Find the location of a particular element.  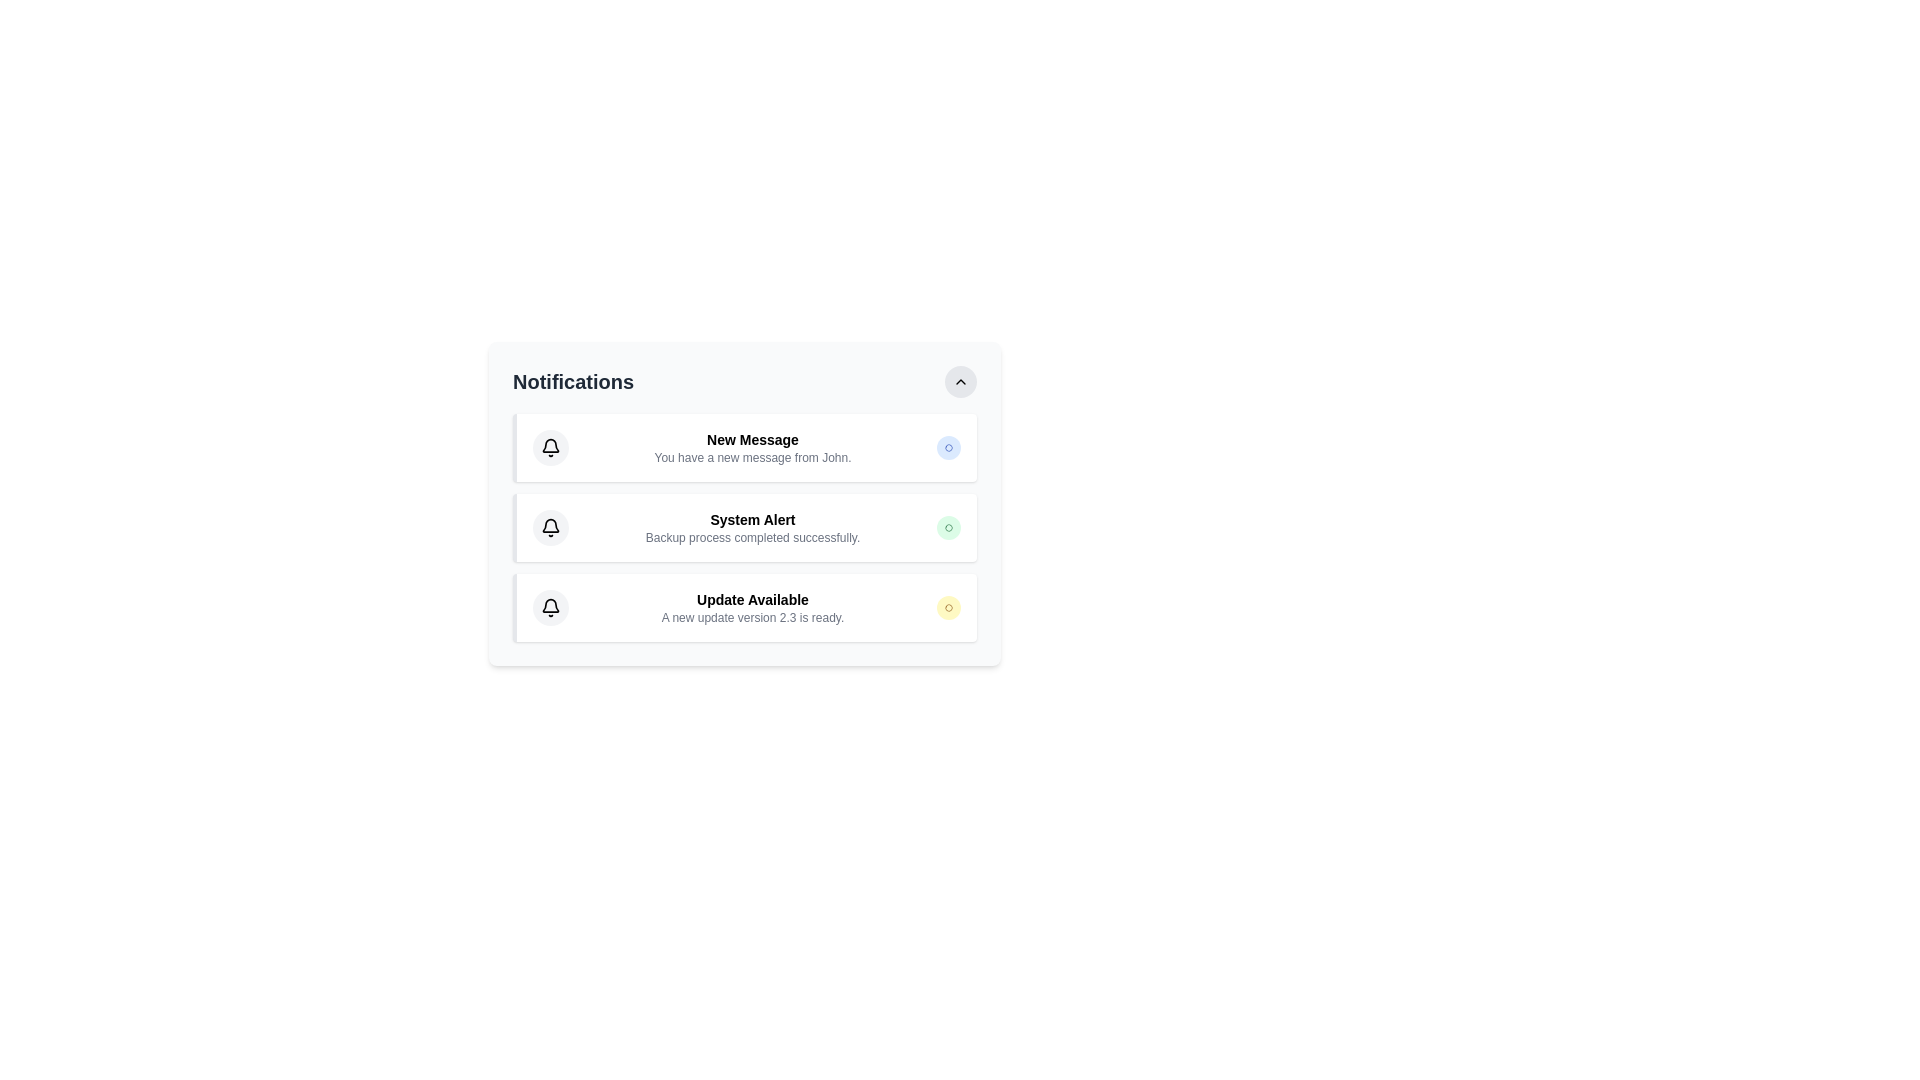

the second notification card in the 'Notifications' section, which has a white background, rounded corners, and a green border, displaying the title 'System Alert' and the message 'Backup process completed successfully' is located at coordinates (743, 527).